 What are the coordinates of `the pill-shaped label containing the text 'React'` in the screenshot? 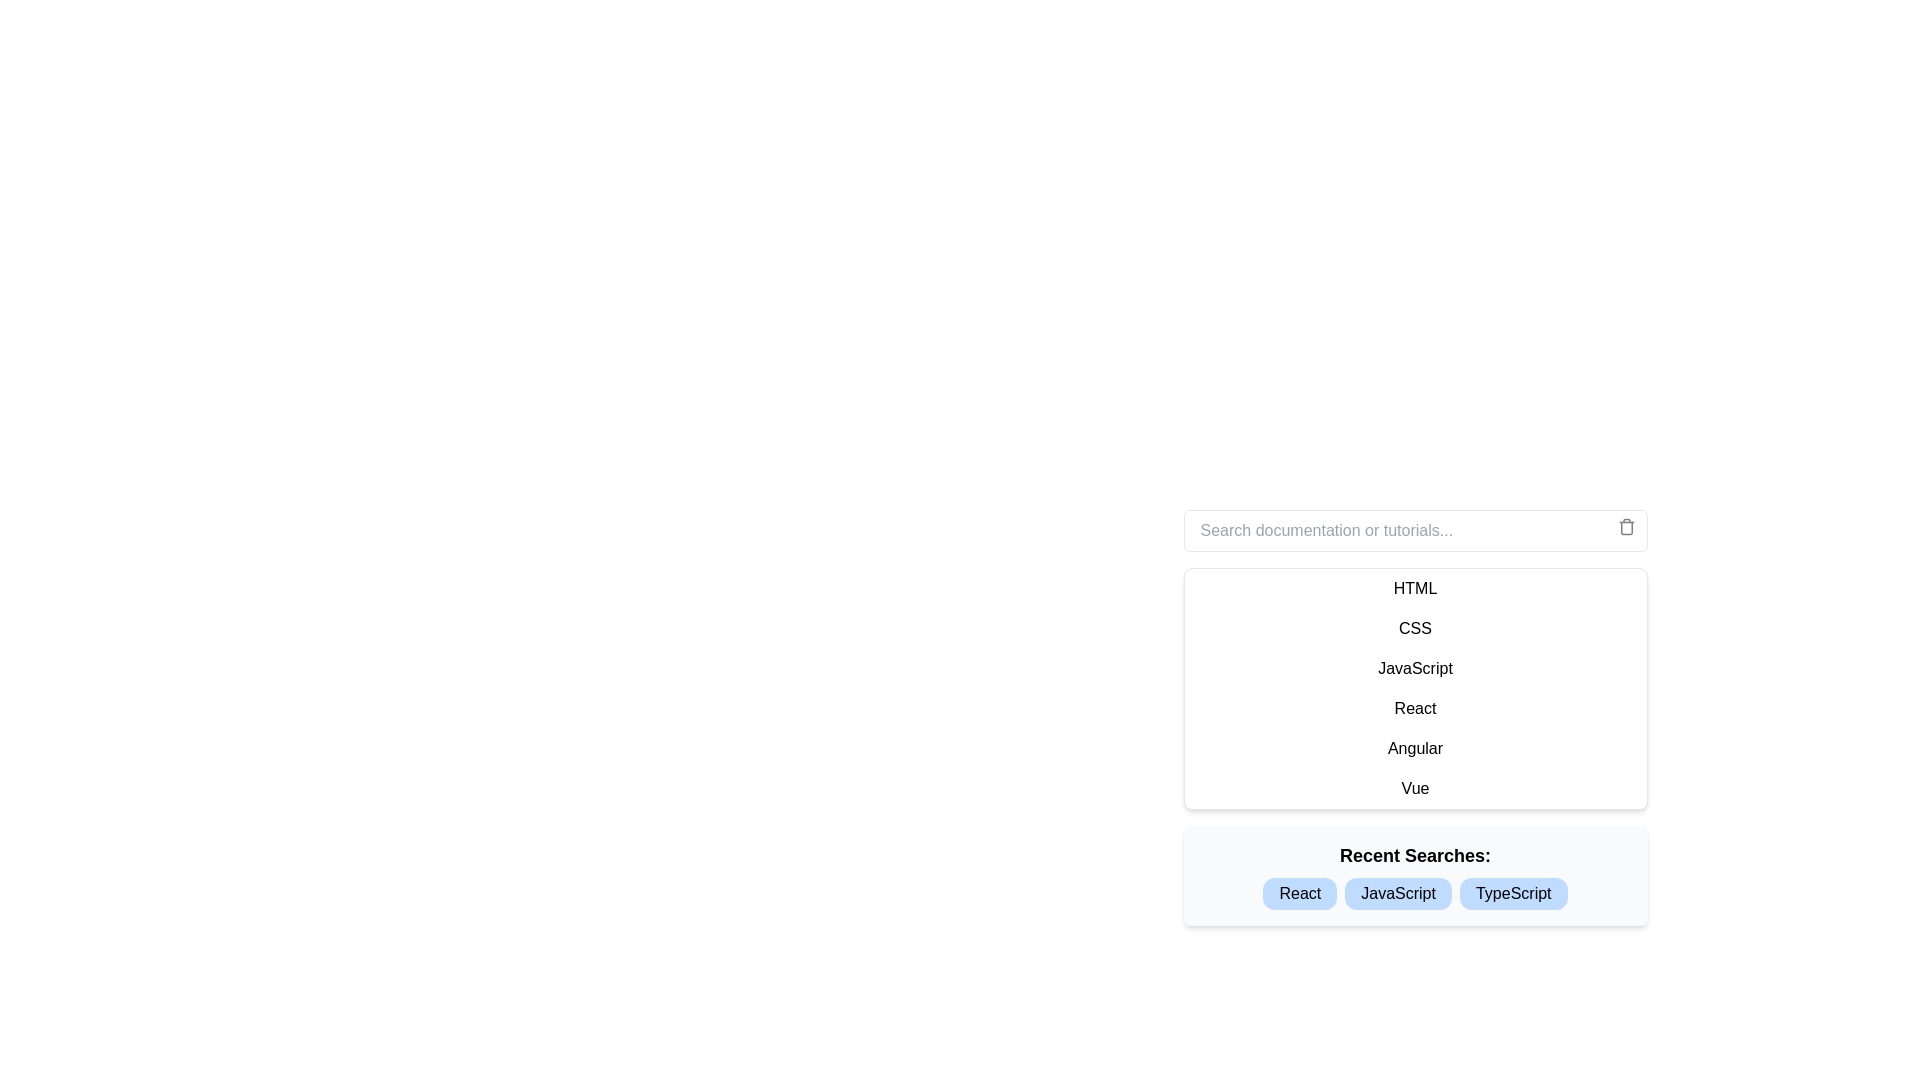 It's located at (1300, 893).